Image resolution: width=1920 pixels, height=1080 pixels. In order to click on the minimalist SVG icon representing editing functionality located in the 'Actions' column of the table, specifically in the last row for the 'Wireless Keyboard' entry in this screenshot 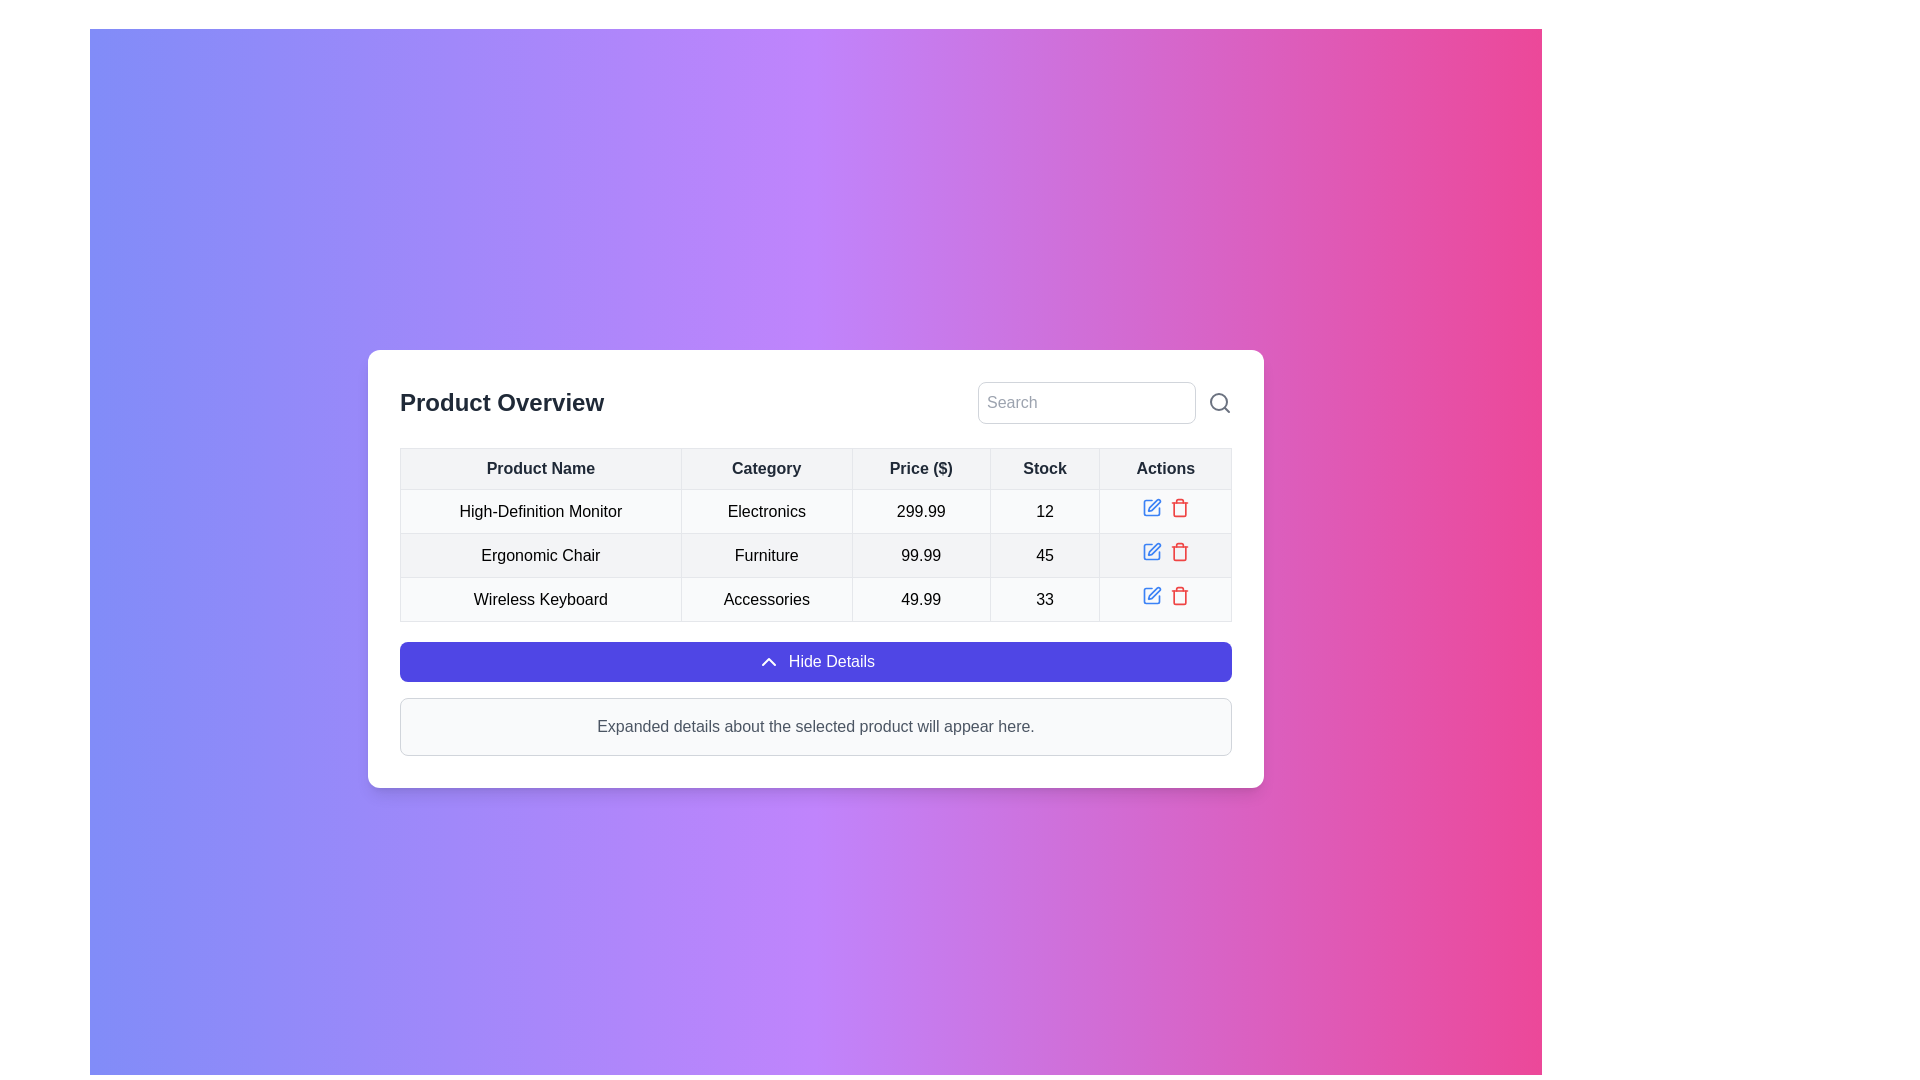, I will do `click(1151, 595)`.